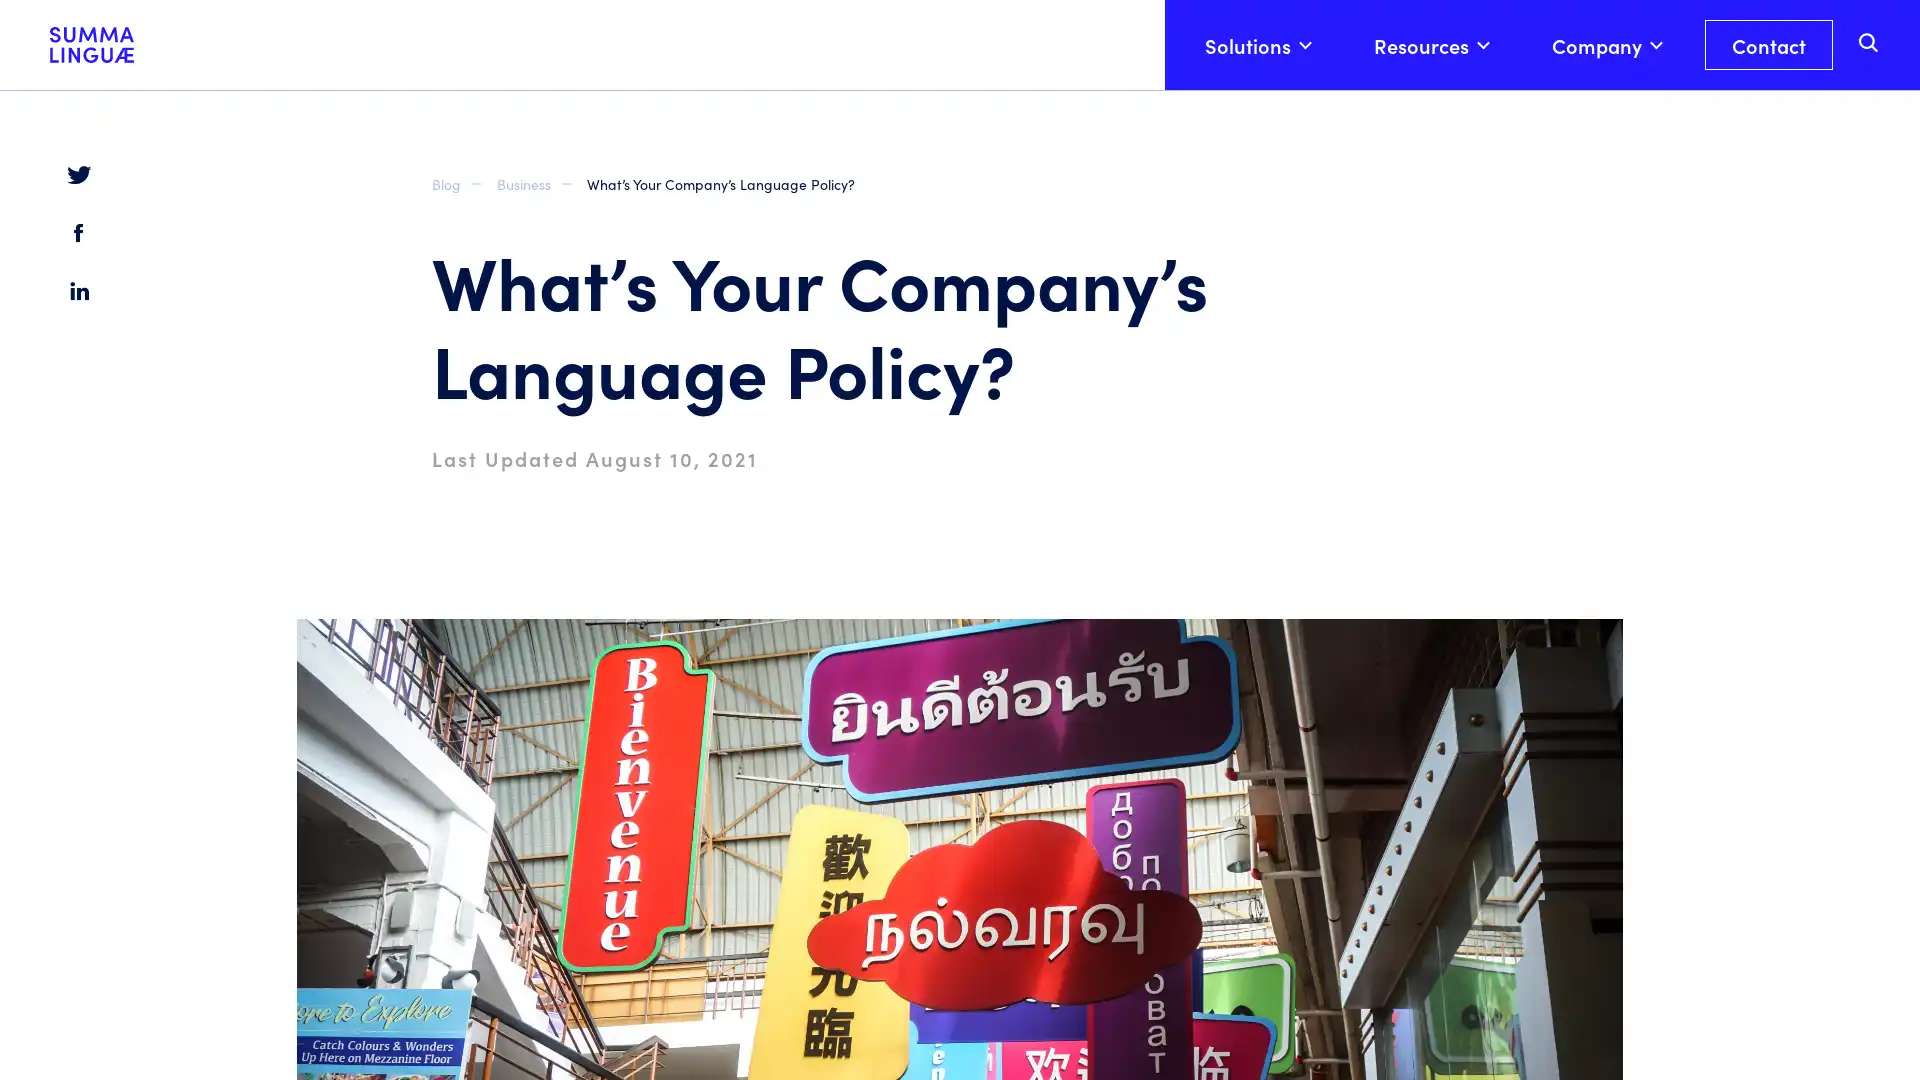  Describe the element at coordinates (1868, 124) in the screenshot. I see `Search` at that location.